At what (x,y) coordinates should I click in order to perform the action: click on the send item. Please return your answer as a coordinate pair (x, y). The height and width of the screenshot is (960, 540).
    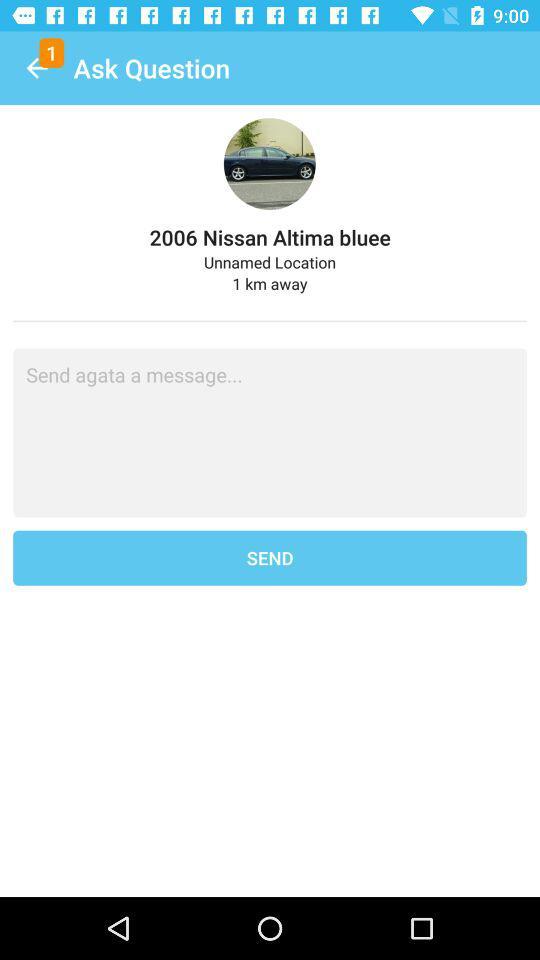
    Looking at the image, I should click on (270, 558).